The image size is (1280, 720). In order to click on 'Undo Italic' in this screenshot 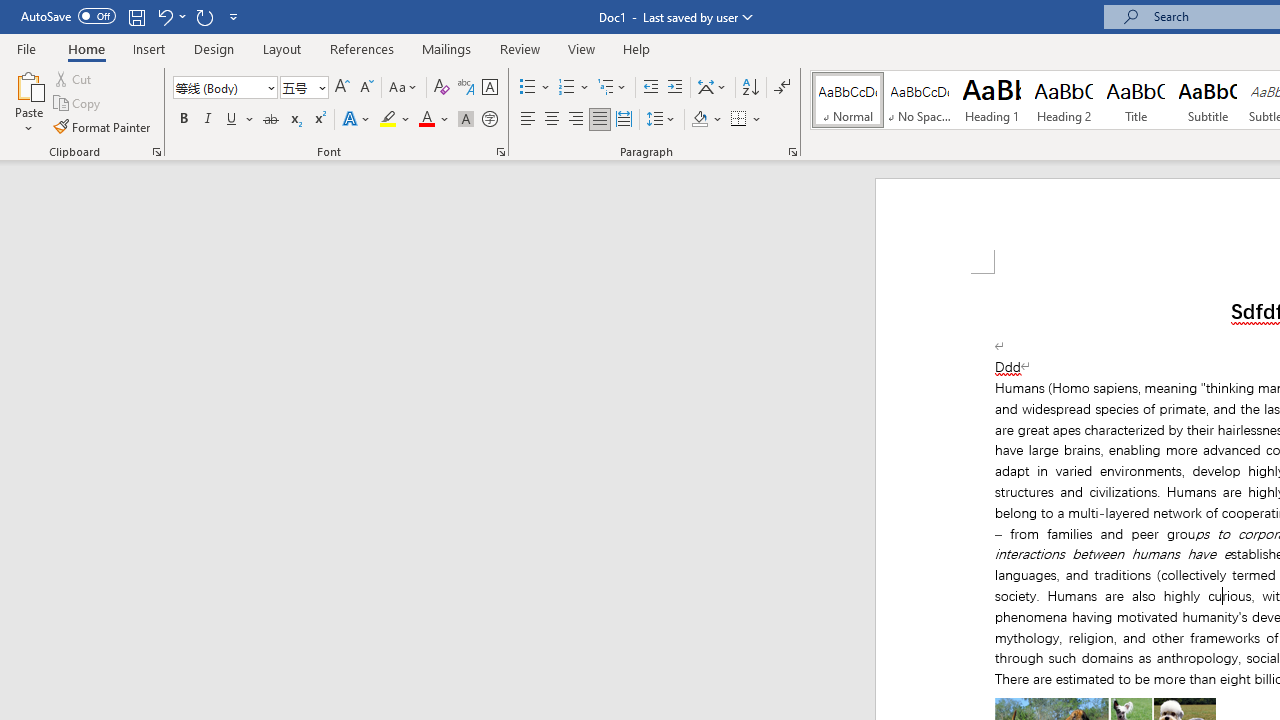, I will do `click(170, 16)`.